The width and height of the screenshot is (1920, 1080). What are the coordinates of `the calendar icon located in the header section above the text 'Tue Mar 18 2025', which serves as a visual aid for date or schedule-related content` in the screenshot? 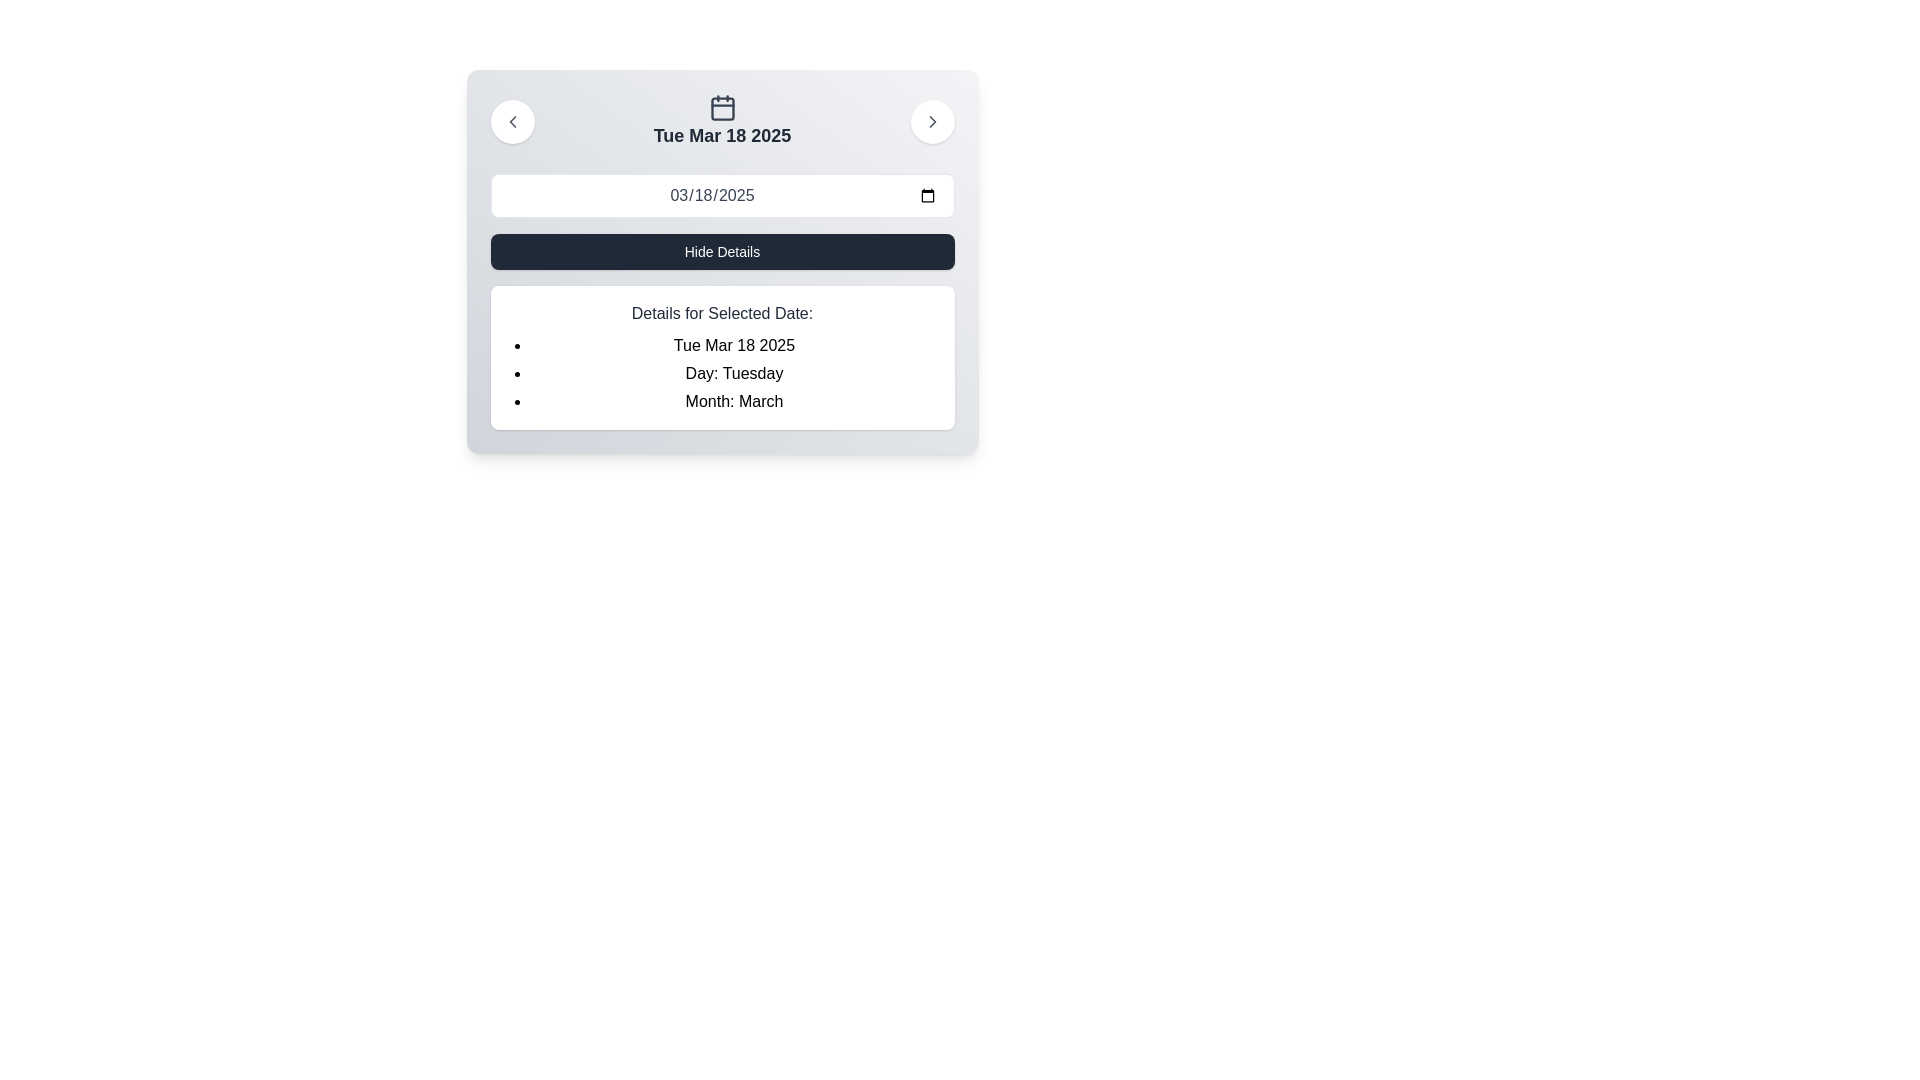 It's located at (721, 108).